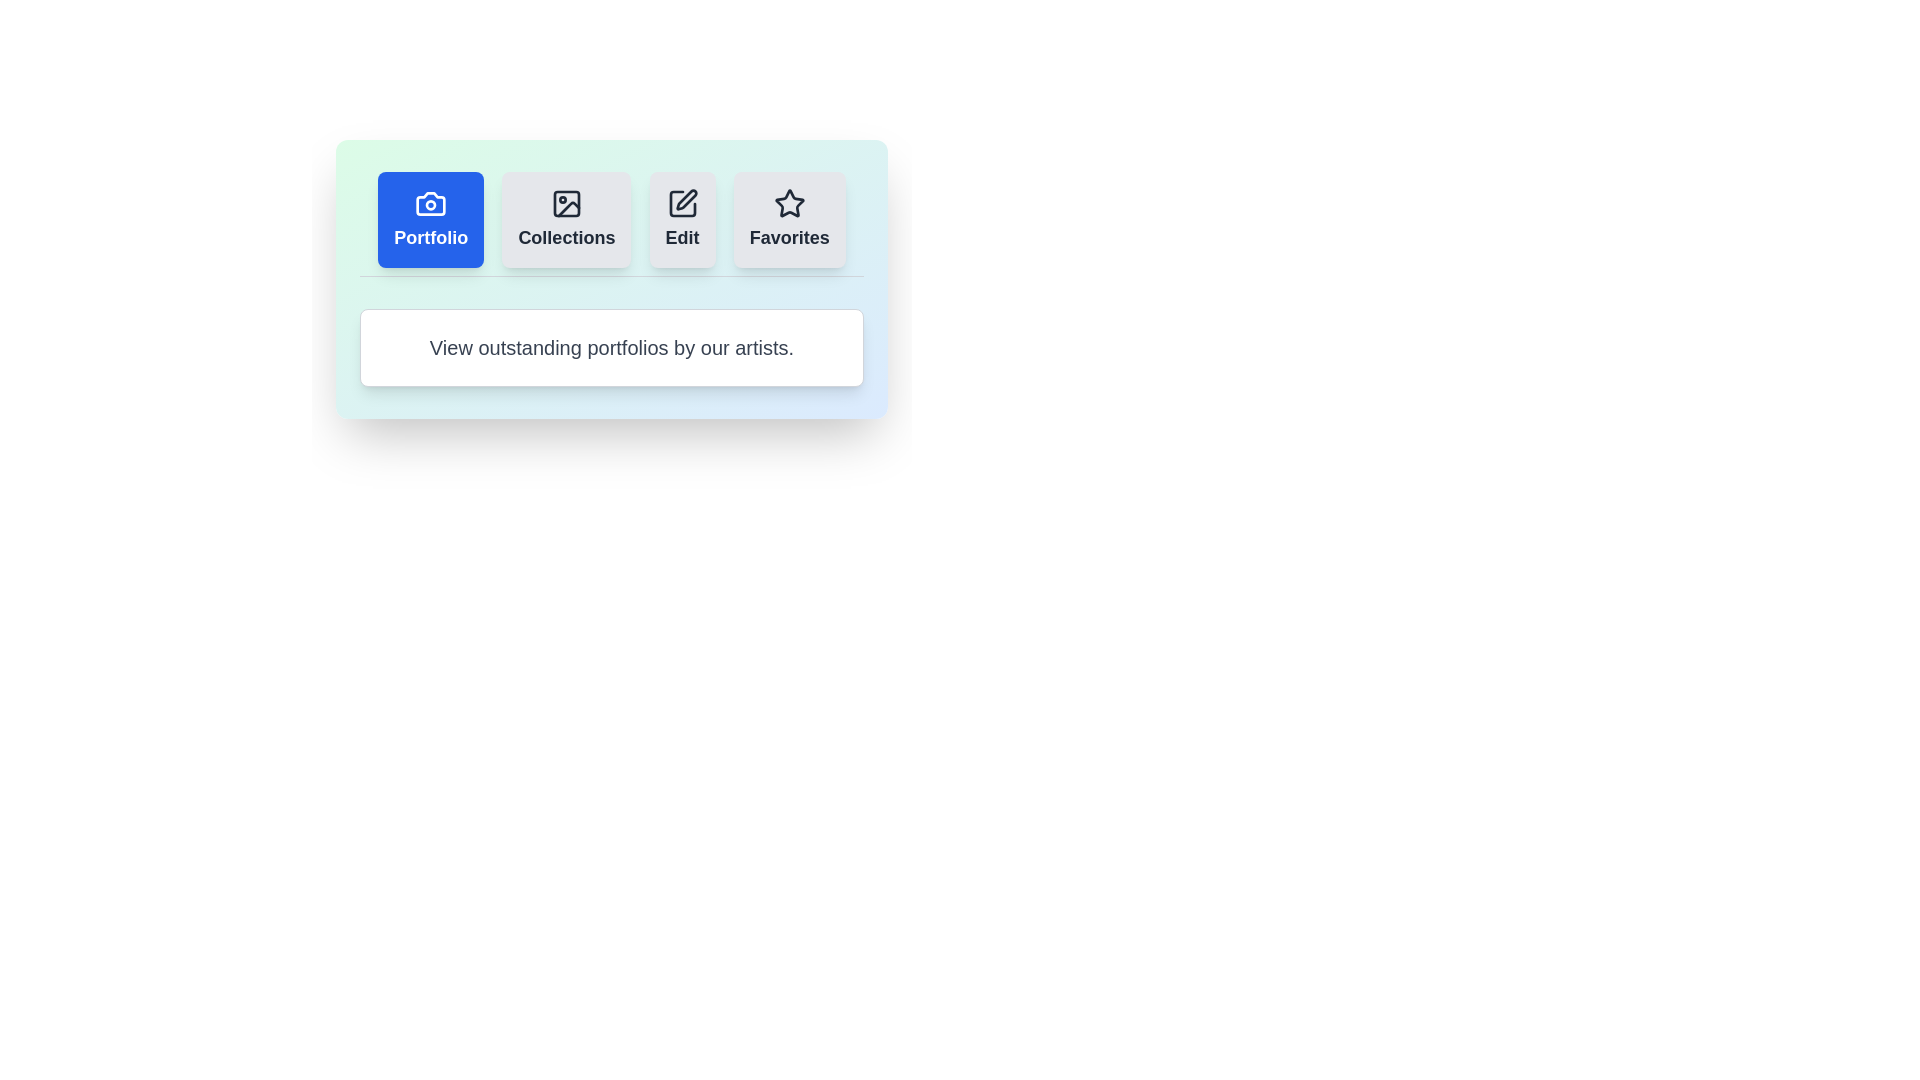  What do you see at coordinates (788, 219) in the screenshot?
I see `the Favorites tab by clicking on its button` at bounding box center [788, 219].